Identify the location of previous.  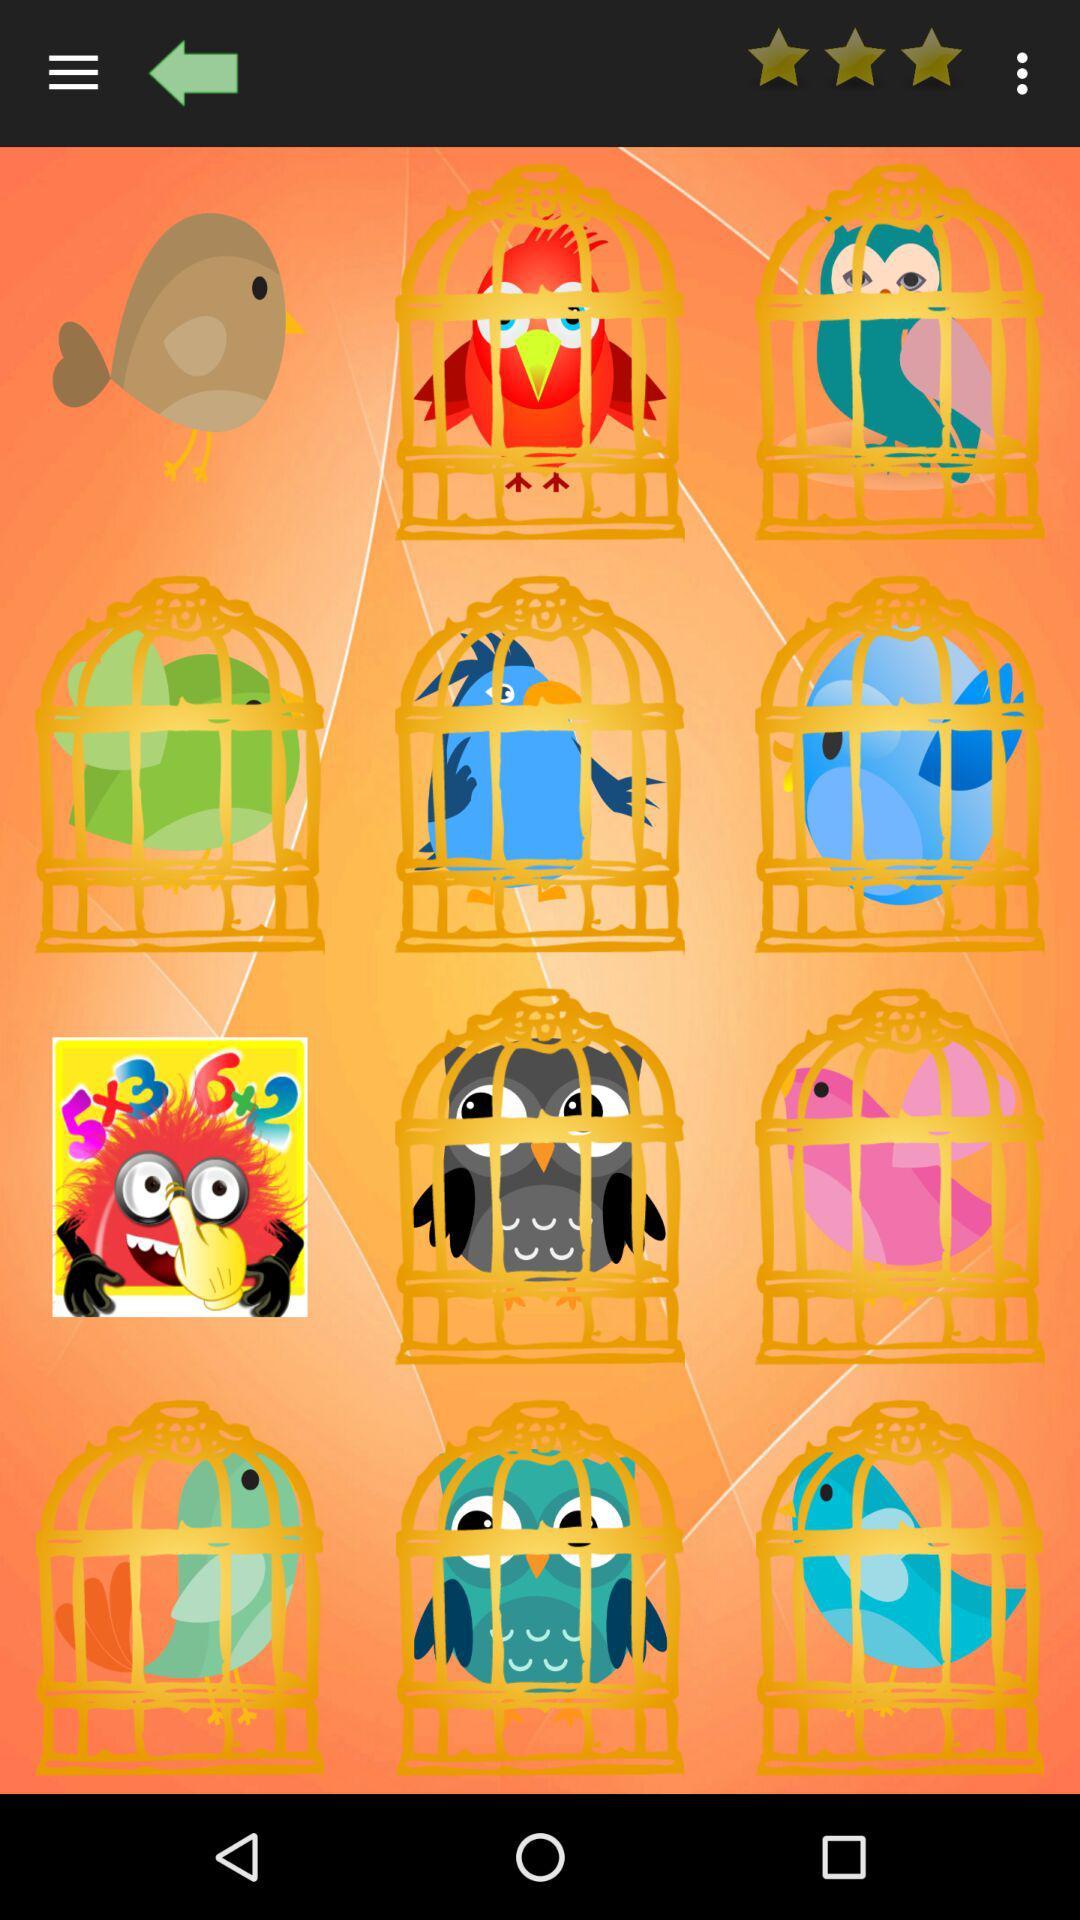
(193, 73).